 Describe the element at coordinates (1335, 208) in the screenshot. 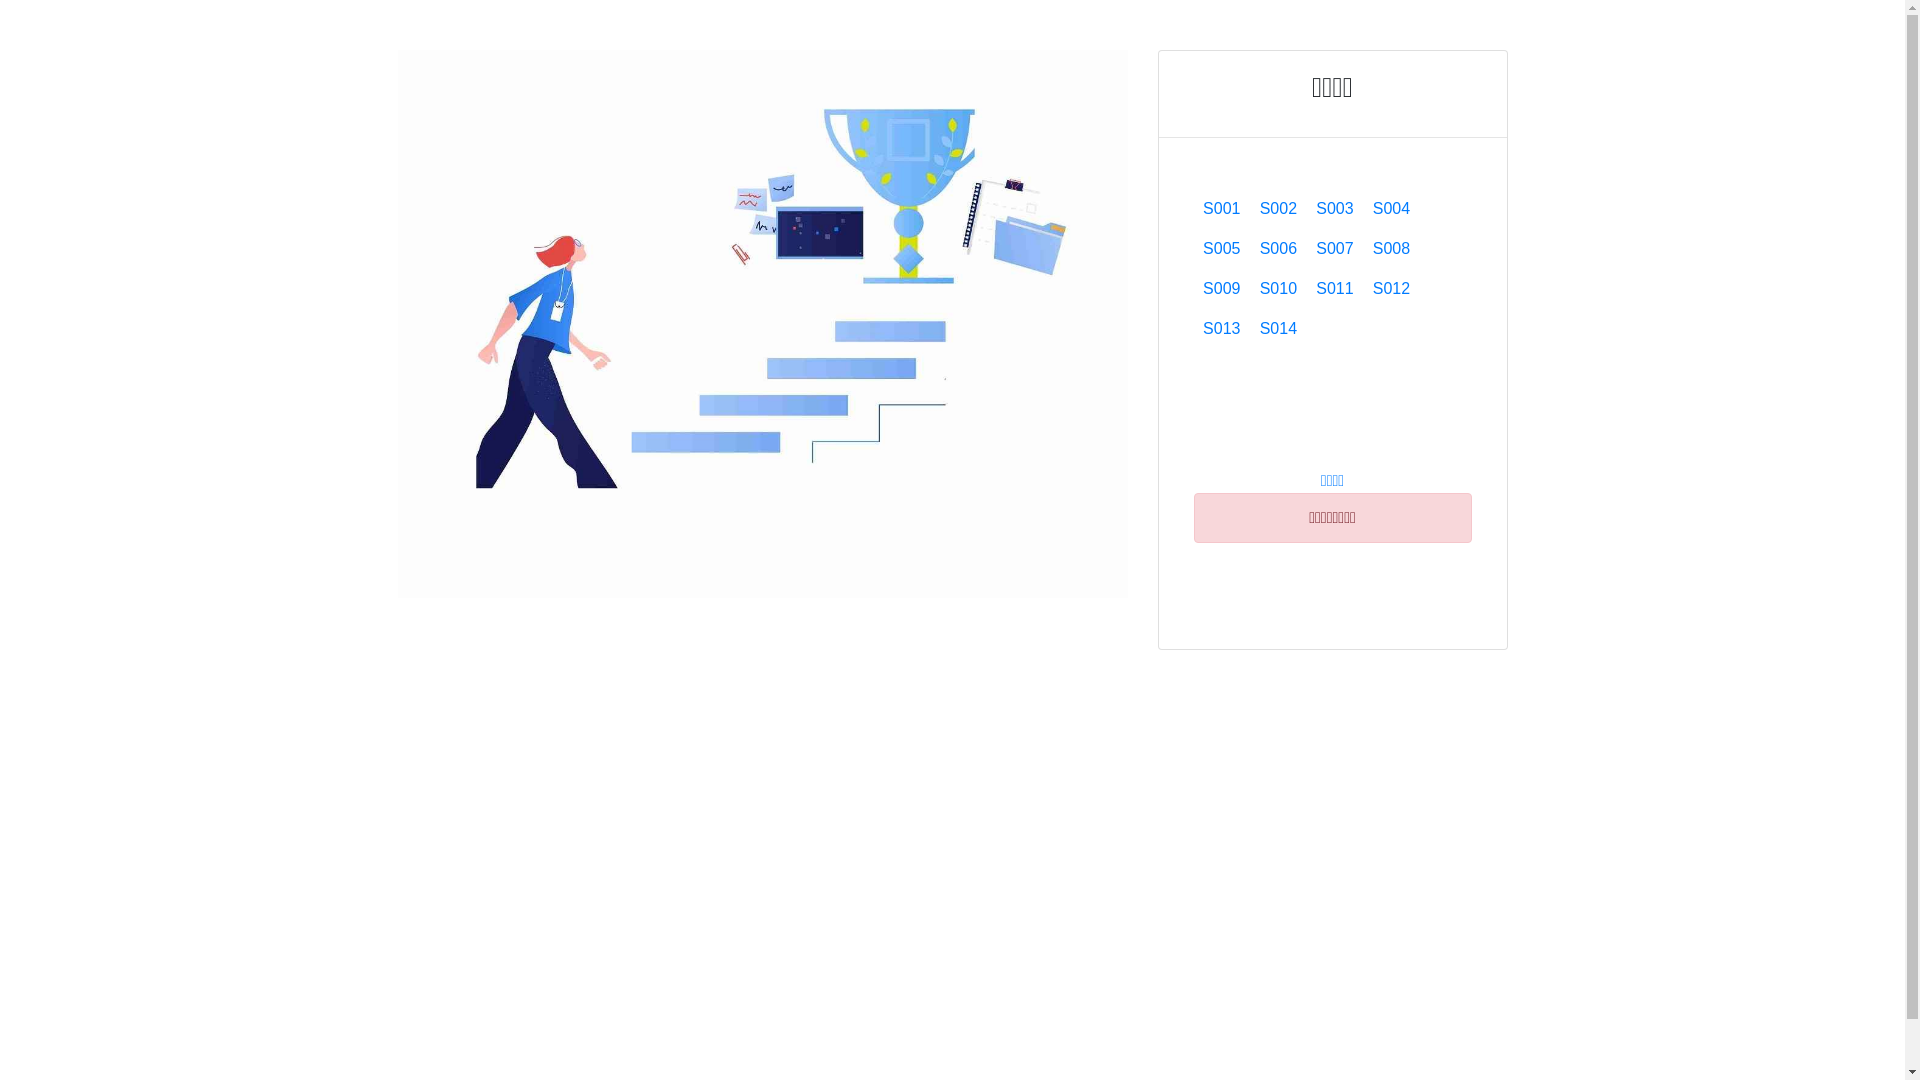

I see `'S003'` at that location.